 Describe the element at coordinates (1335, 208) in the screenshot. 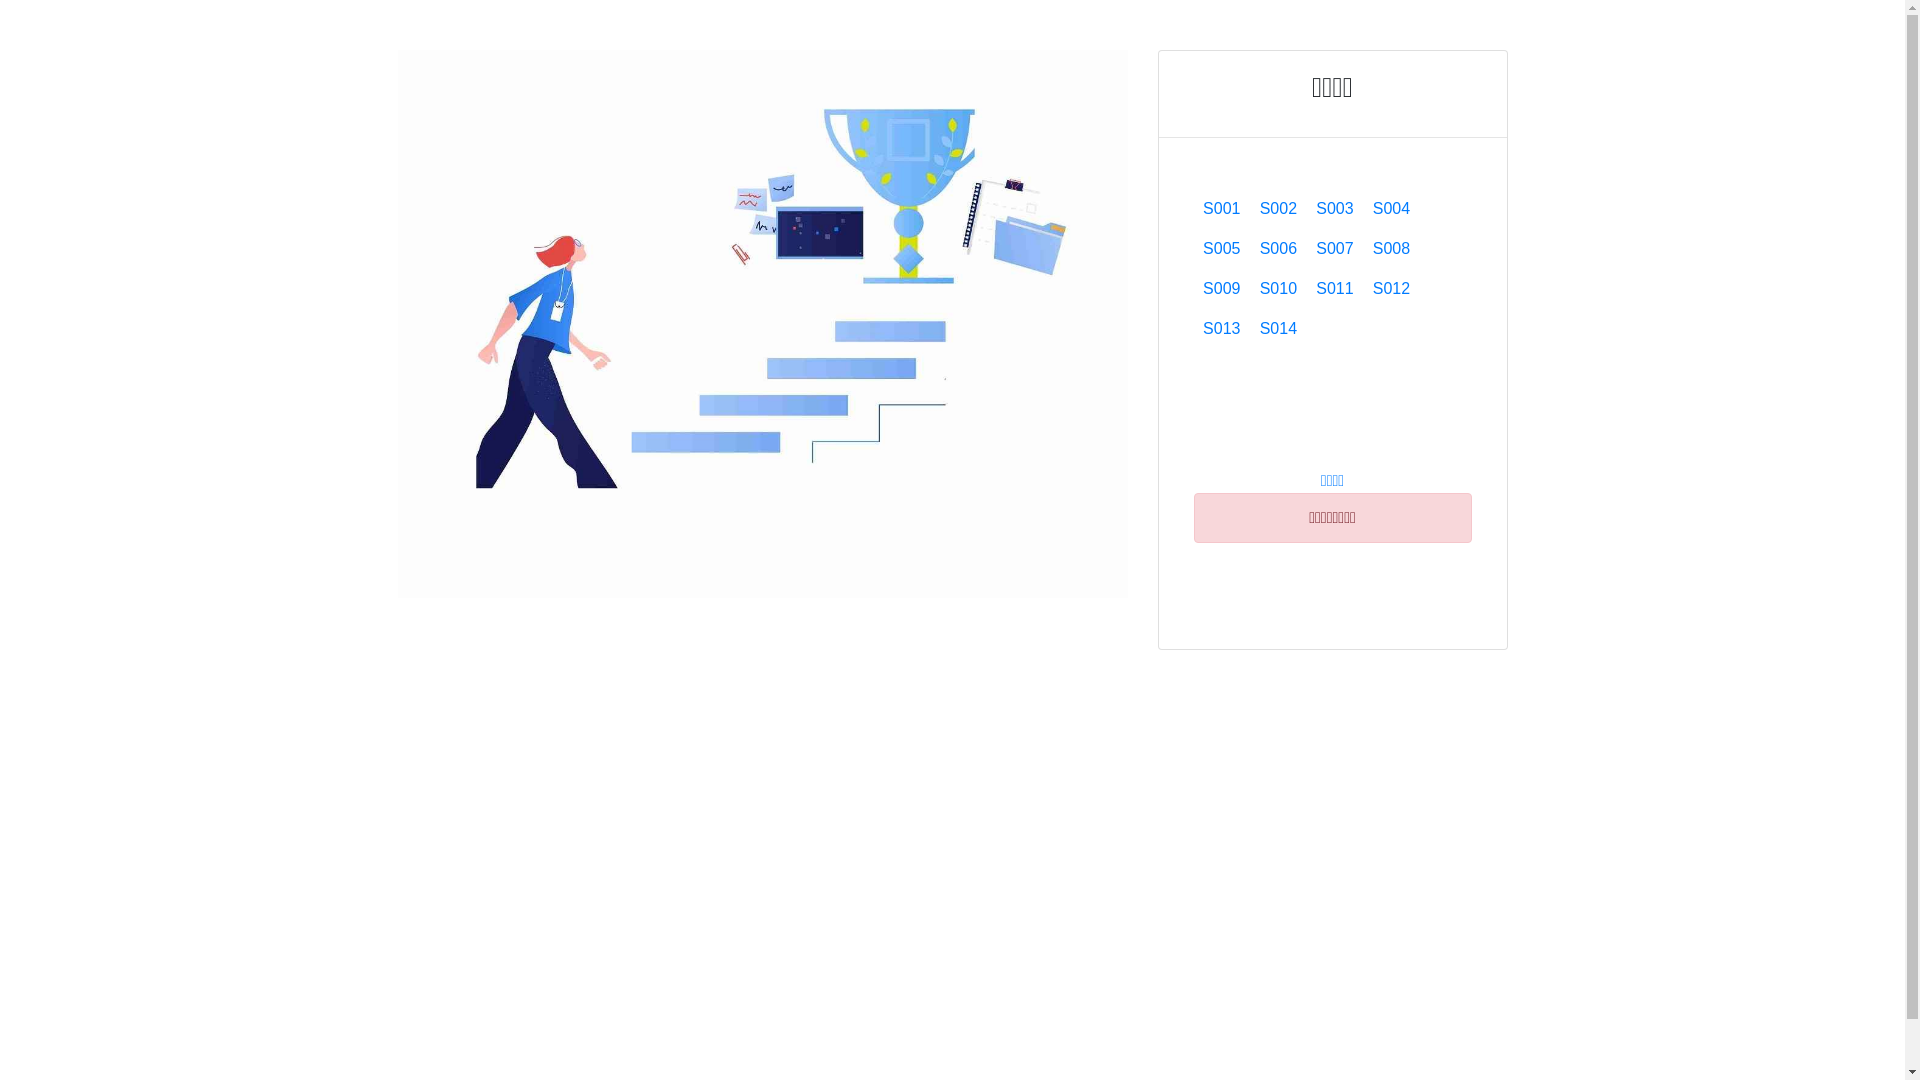

I see `'S003'` at that location.